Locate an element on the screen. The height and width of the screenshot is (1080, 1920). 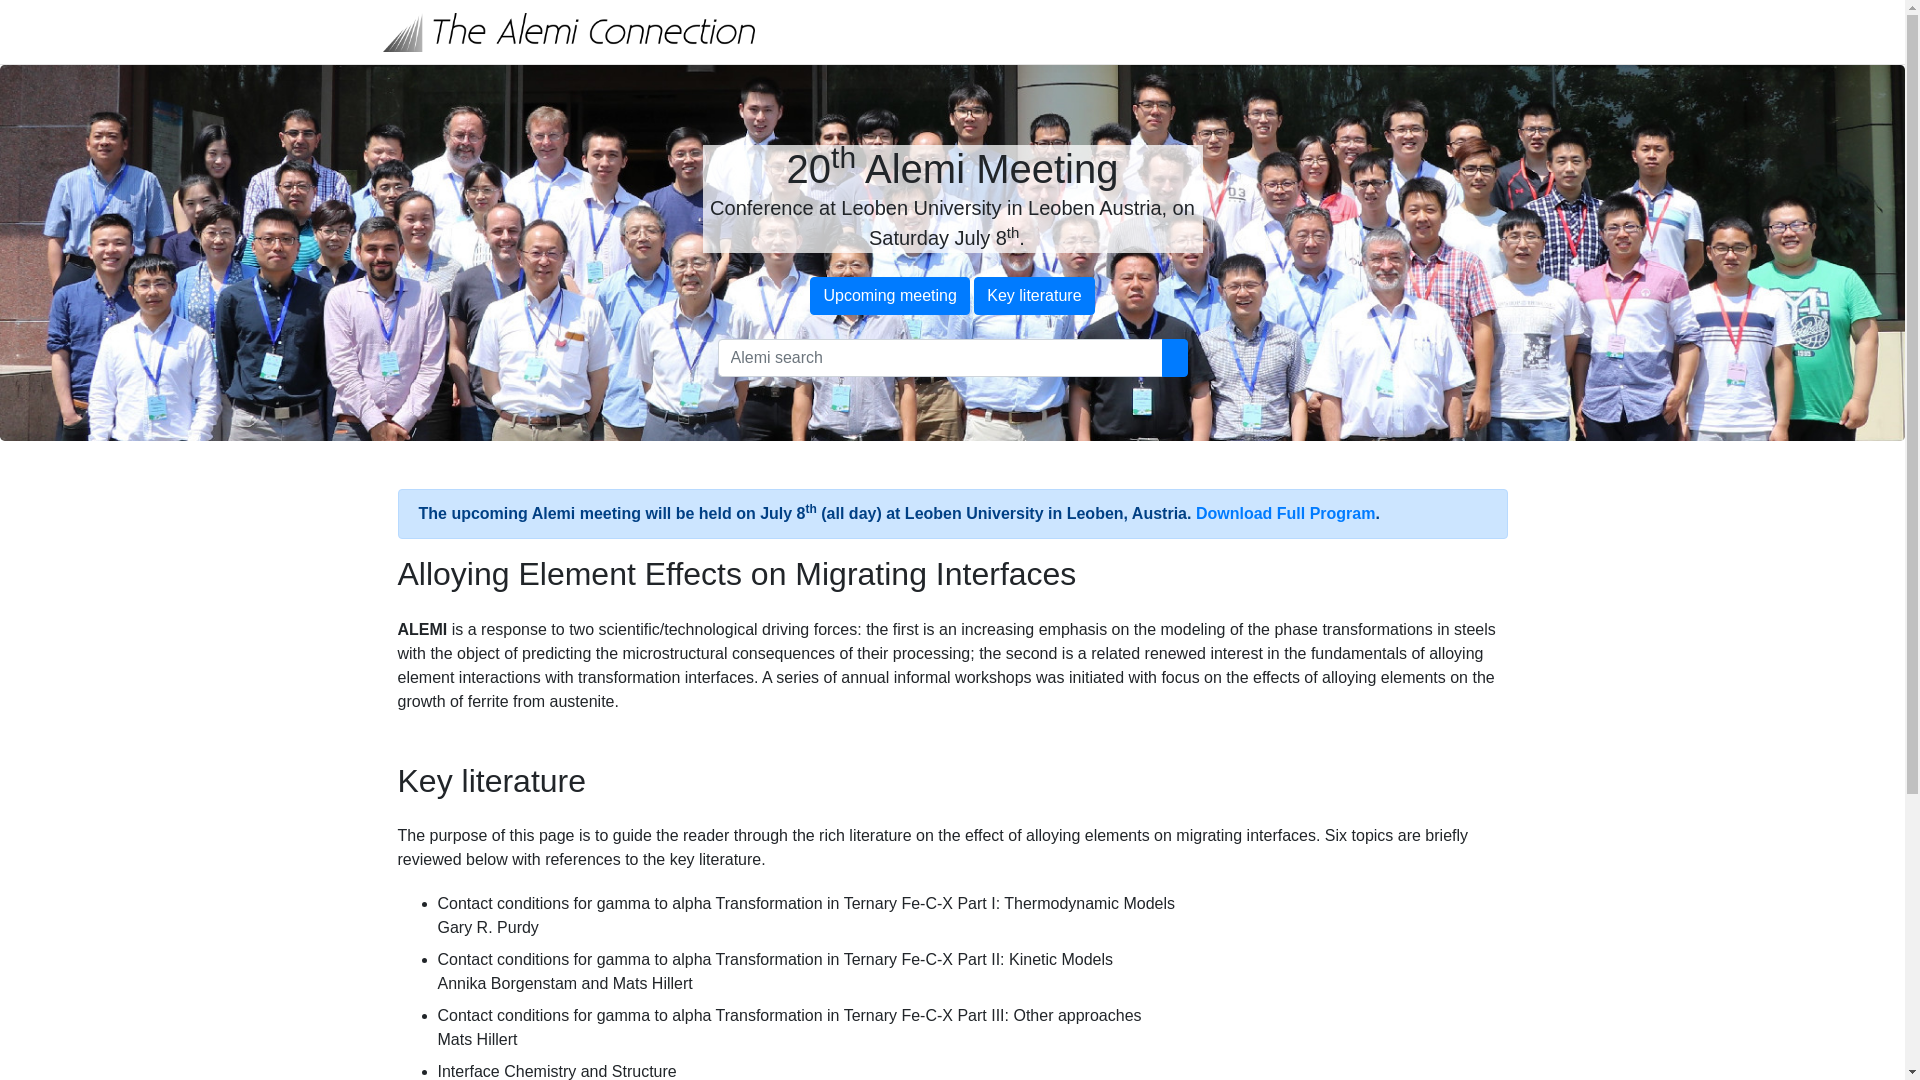
'Key literature' is located at coordinates (1033, 296).